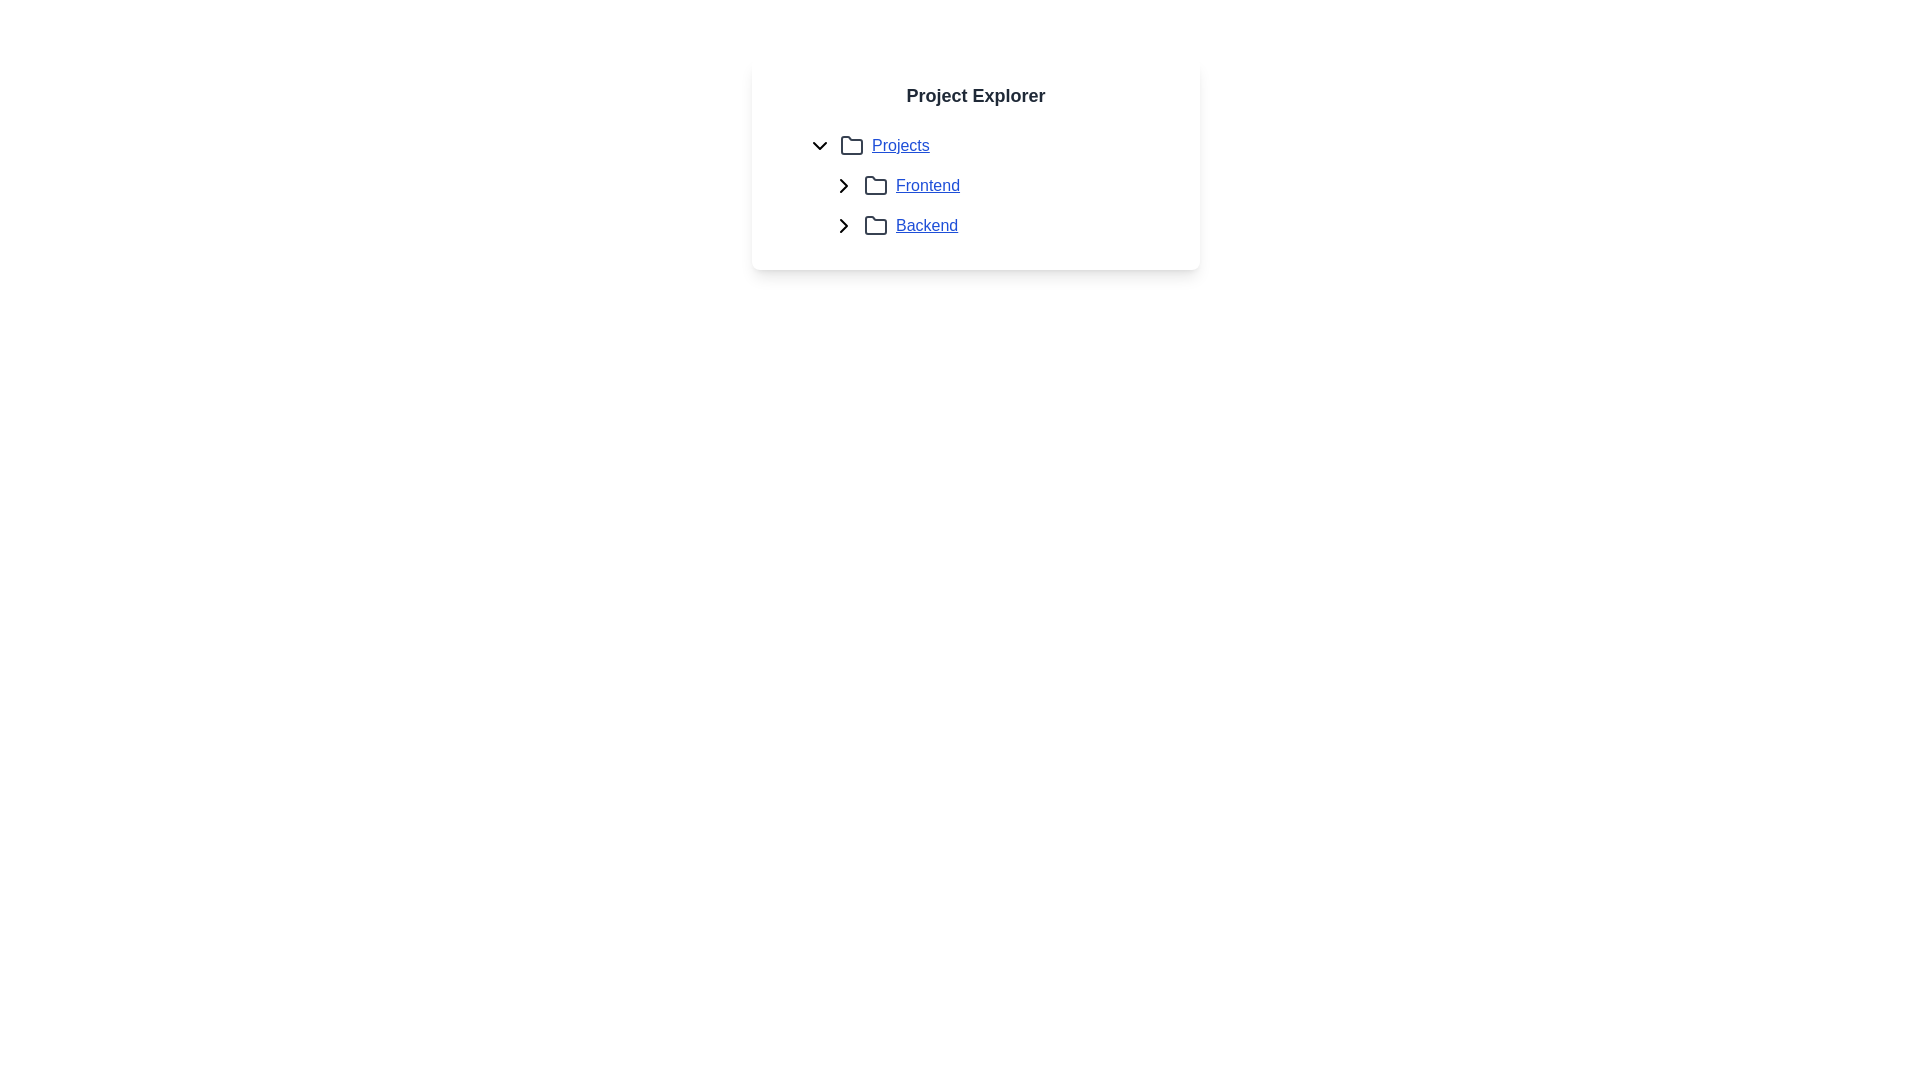 The image size is (1920, 1080). I want to click on the folder icon styled with a stroke outline, located near the text 'Frontend' in the 'Project Explorer', so click(875, 185).